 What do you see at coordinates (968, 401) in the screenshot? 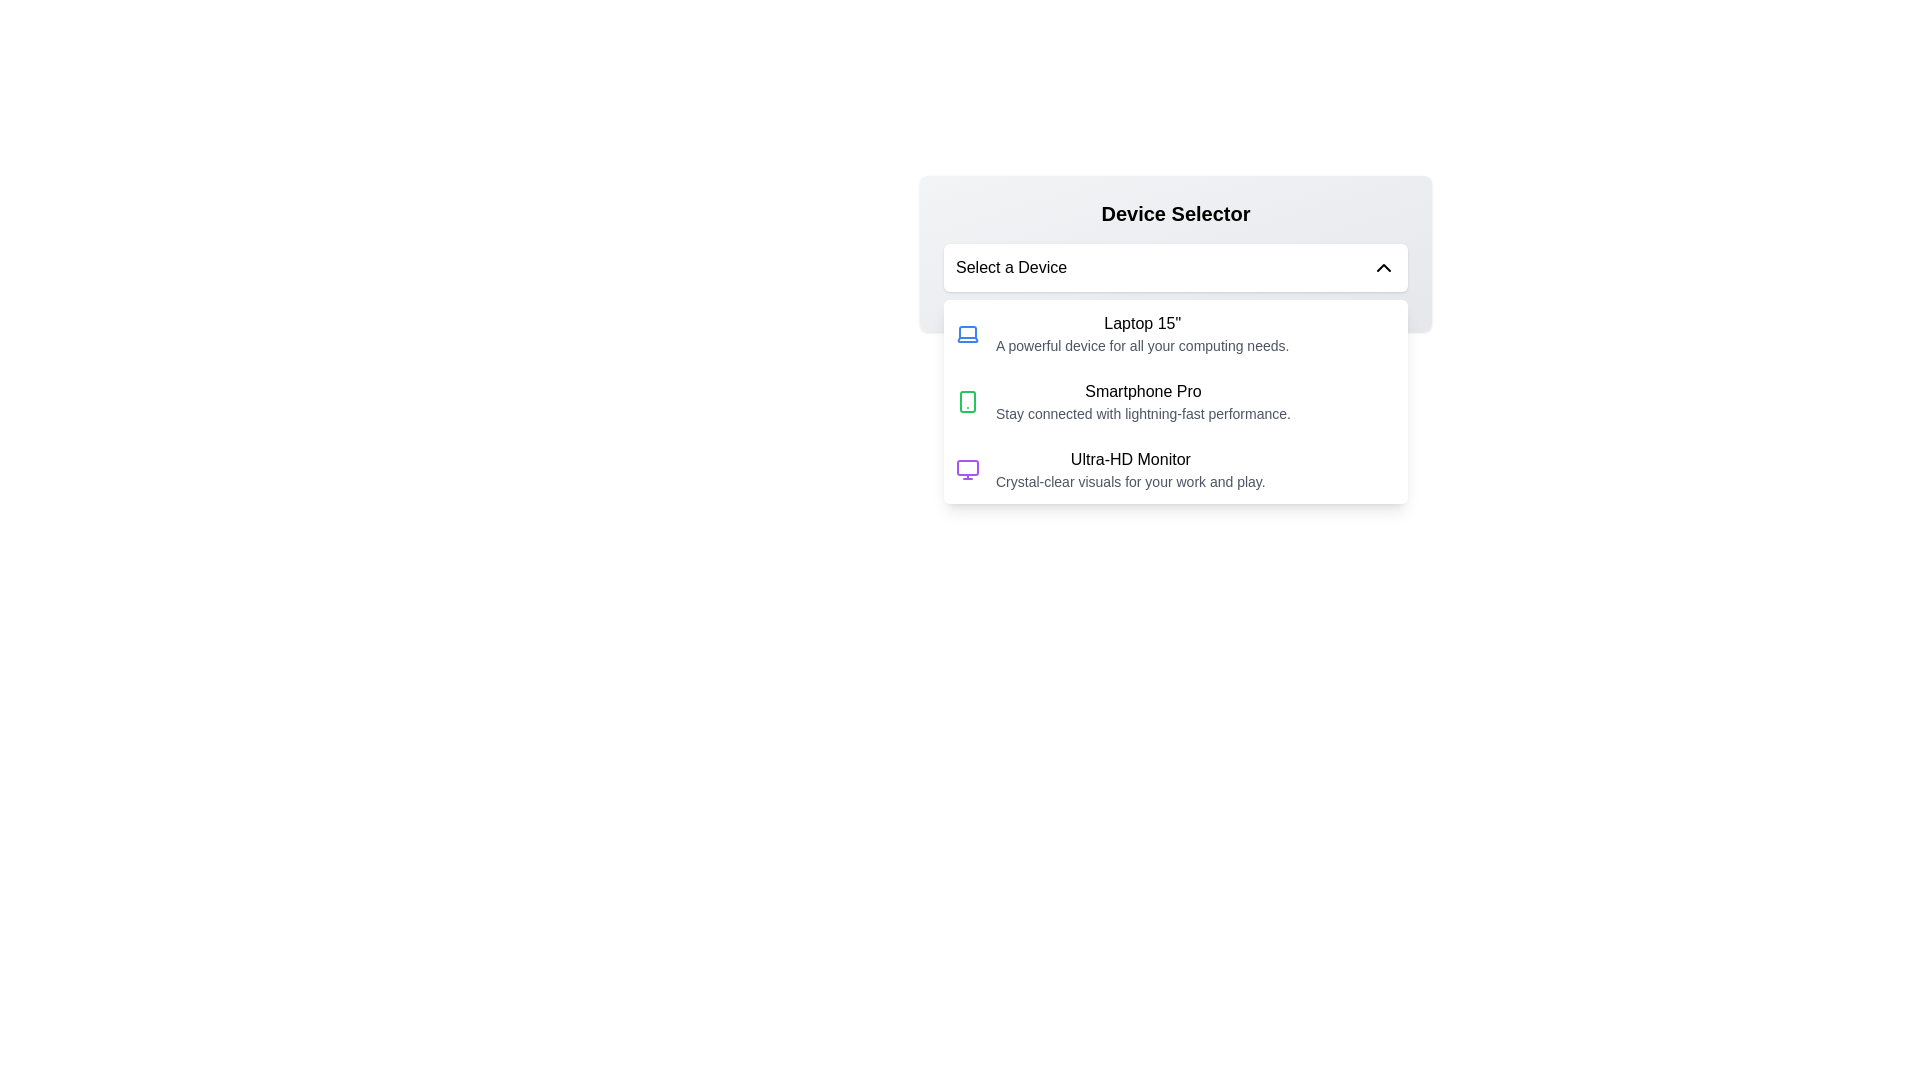
I see `the smartphone icon located to the left of the text 'Smartphone Pro Stay connected with lightning-fast performance.' in the 'Device Selector' dropdown` at bounding box center [968, 401].